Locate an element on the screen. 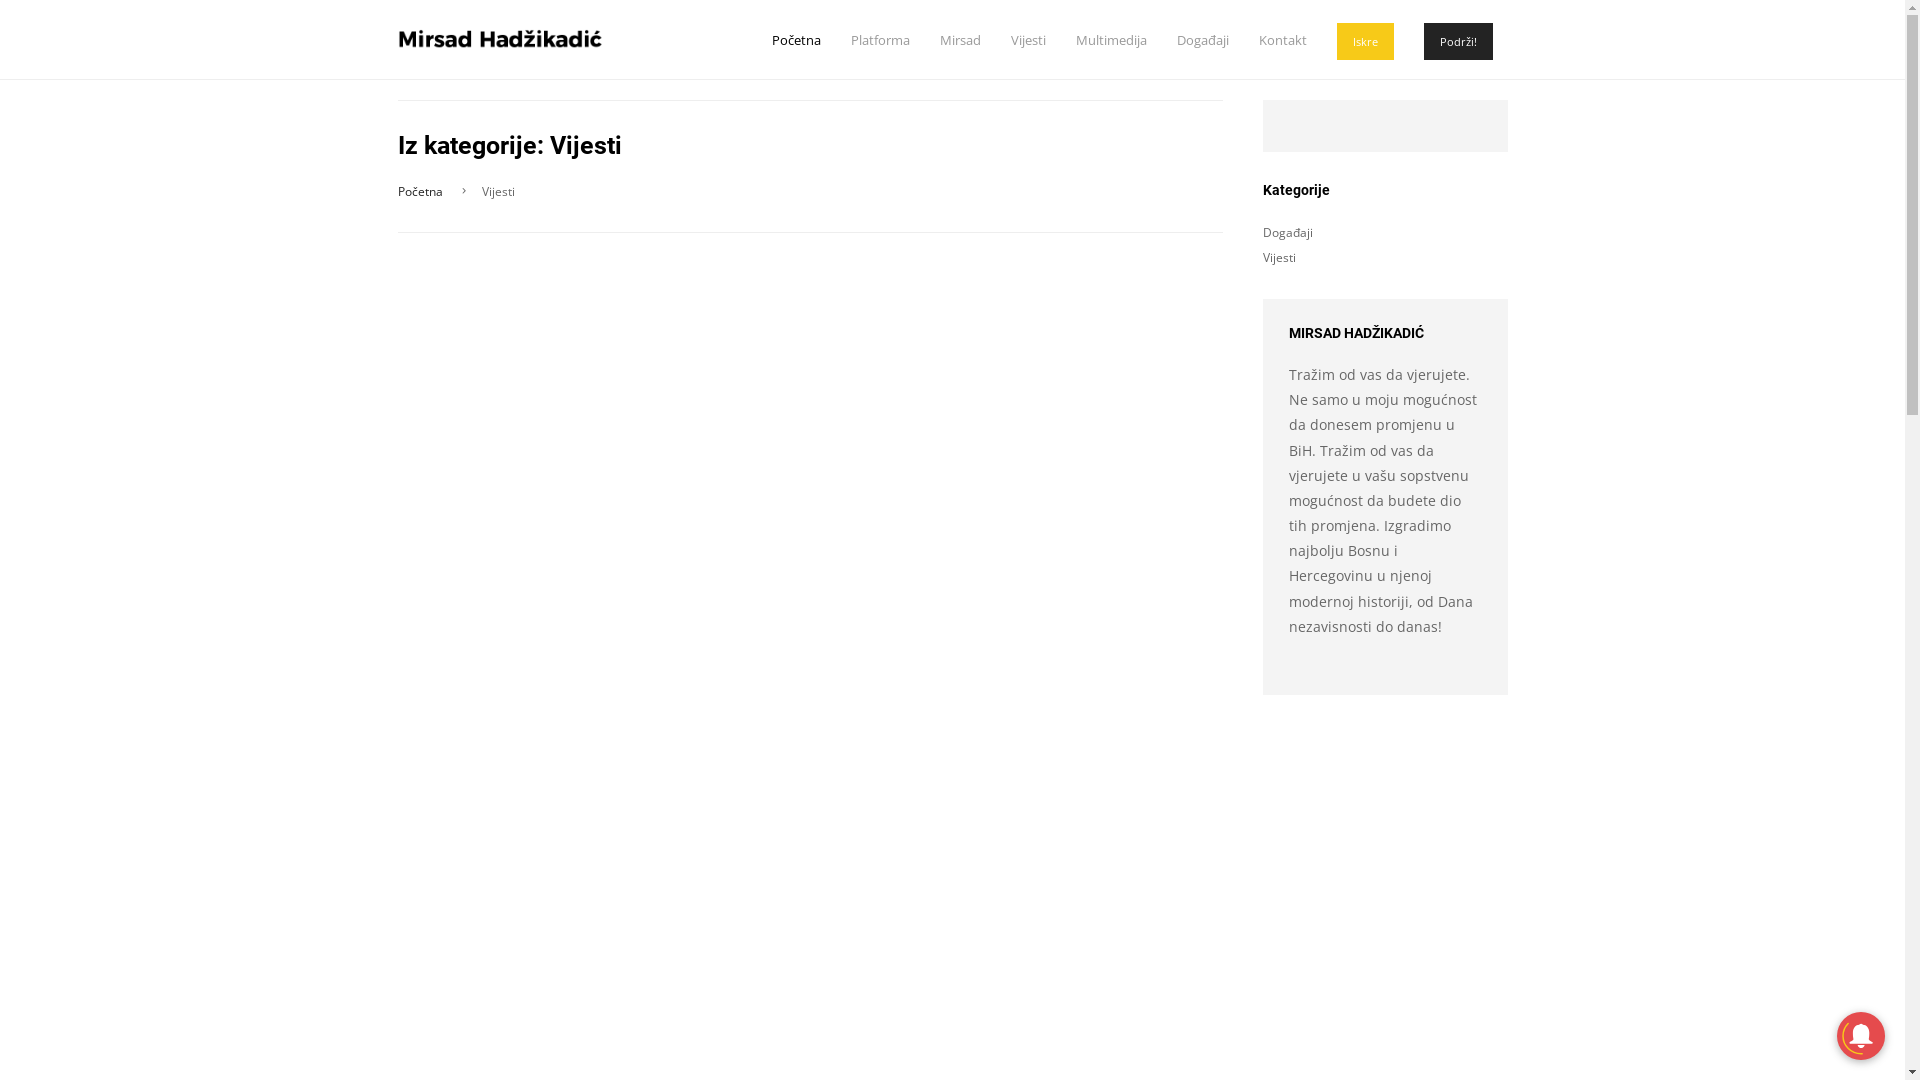  'Vijesti' is located at coordinates (1277, 256).